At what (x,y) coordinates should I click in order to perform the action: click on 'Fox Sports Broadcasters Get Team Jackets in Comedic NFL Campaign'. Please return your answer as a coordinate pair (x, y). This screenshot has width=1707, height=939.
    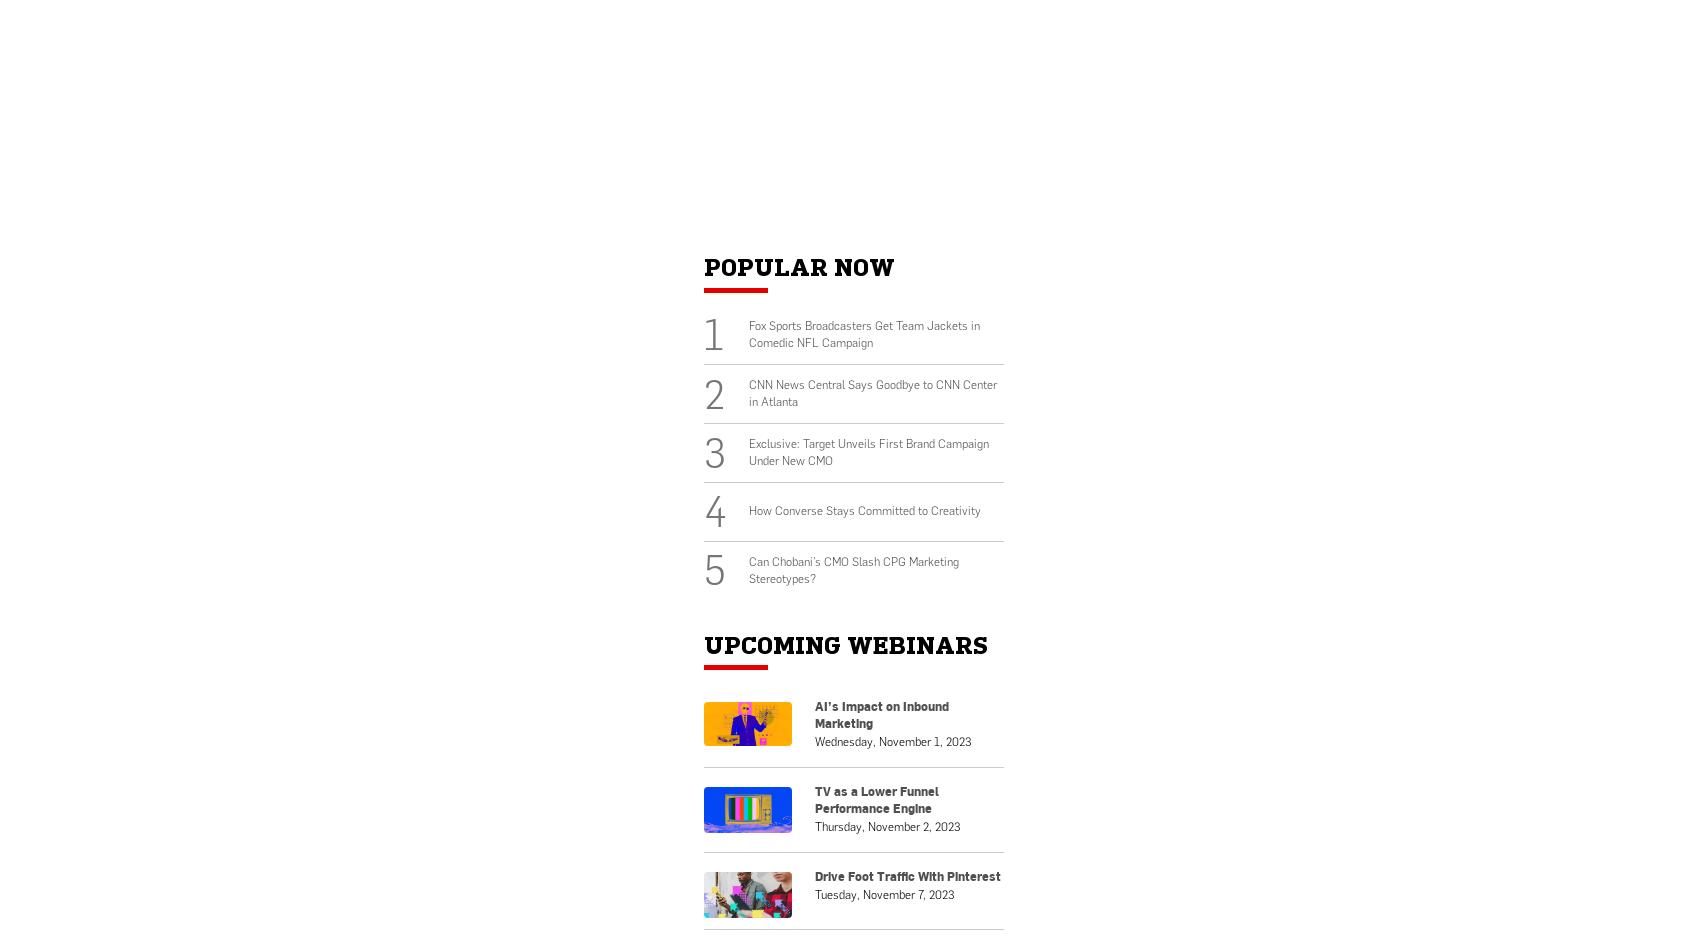
    Looking at the image, I should click on (748, 332).